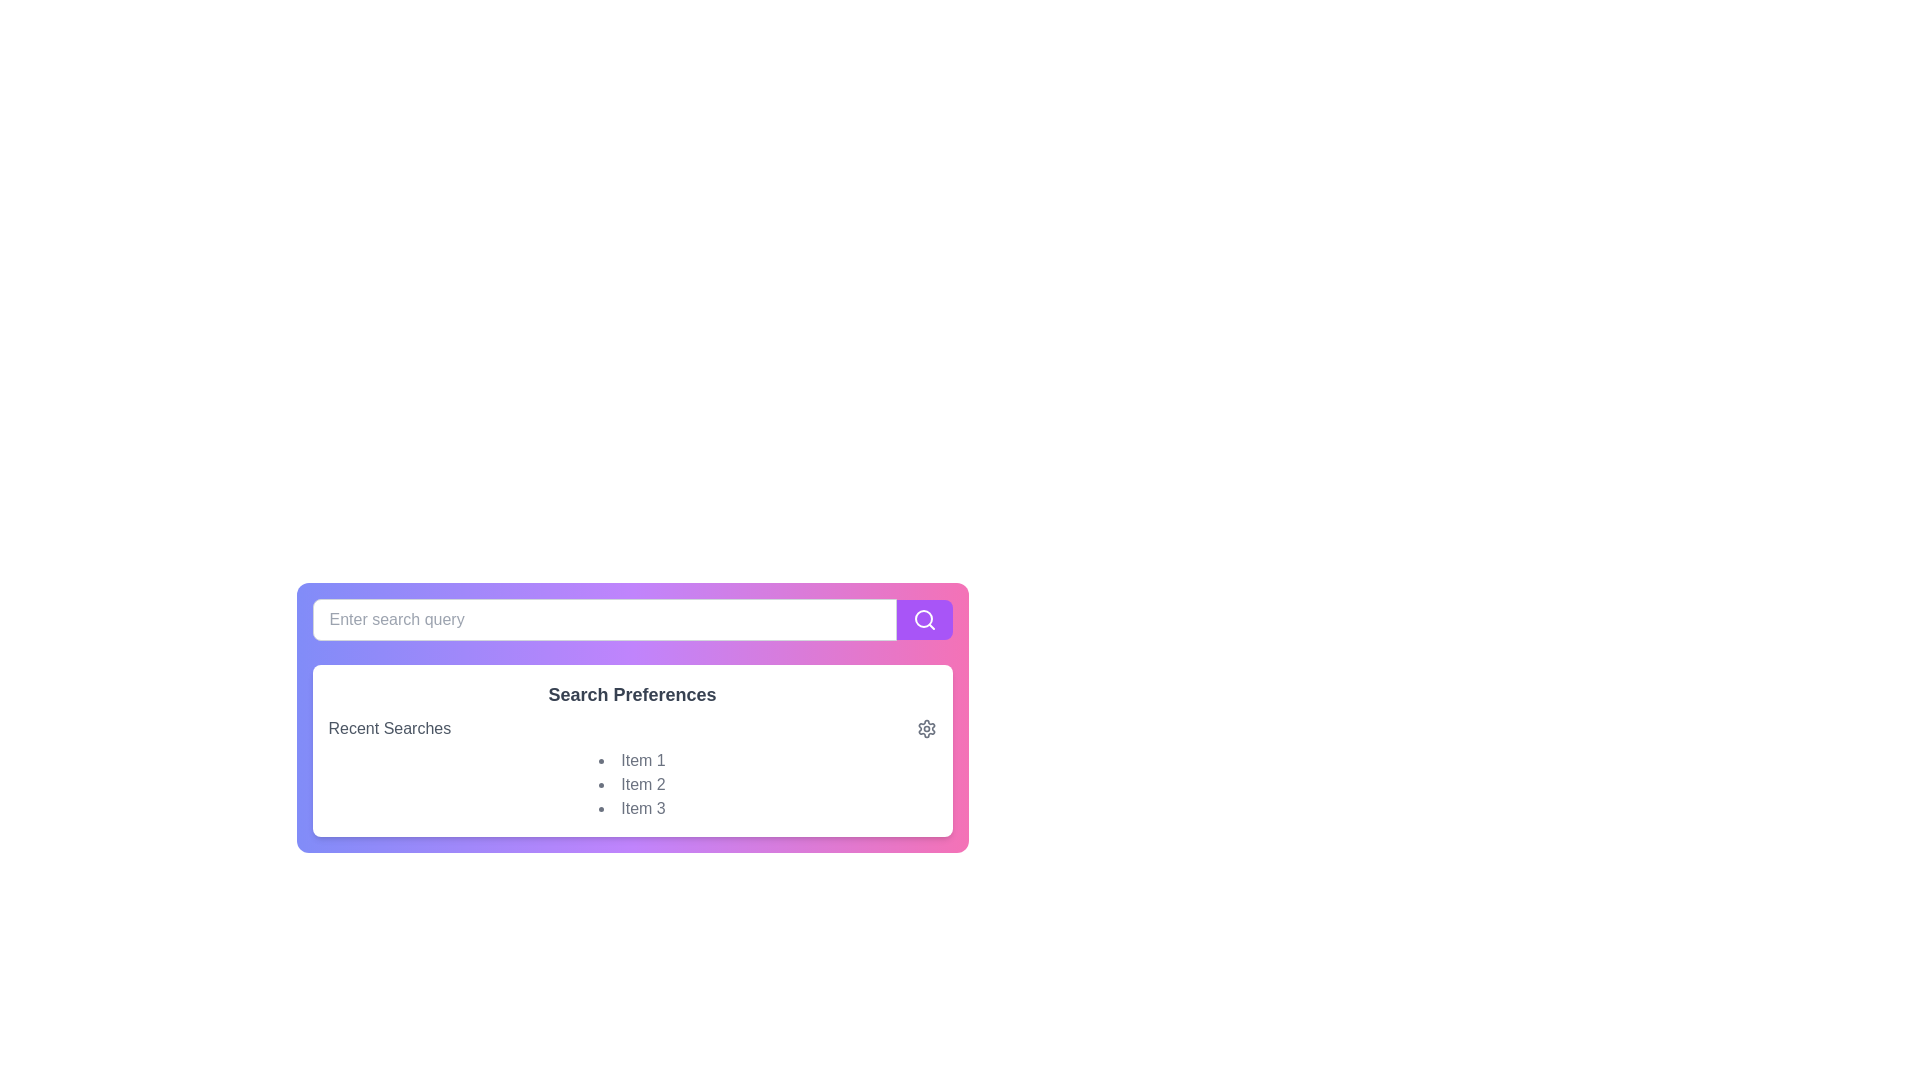 This screenshot has width=1920, height=1080. I want to click on the Icon button located at the top-right corner of the modal's content box, so click(925, 729).